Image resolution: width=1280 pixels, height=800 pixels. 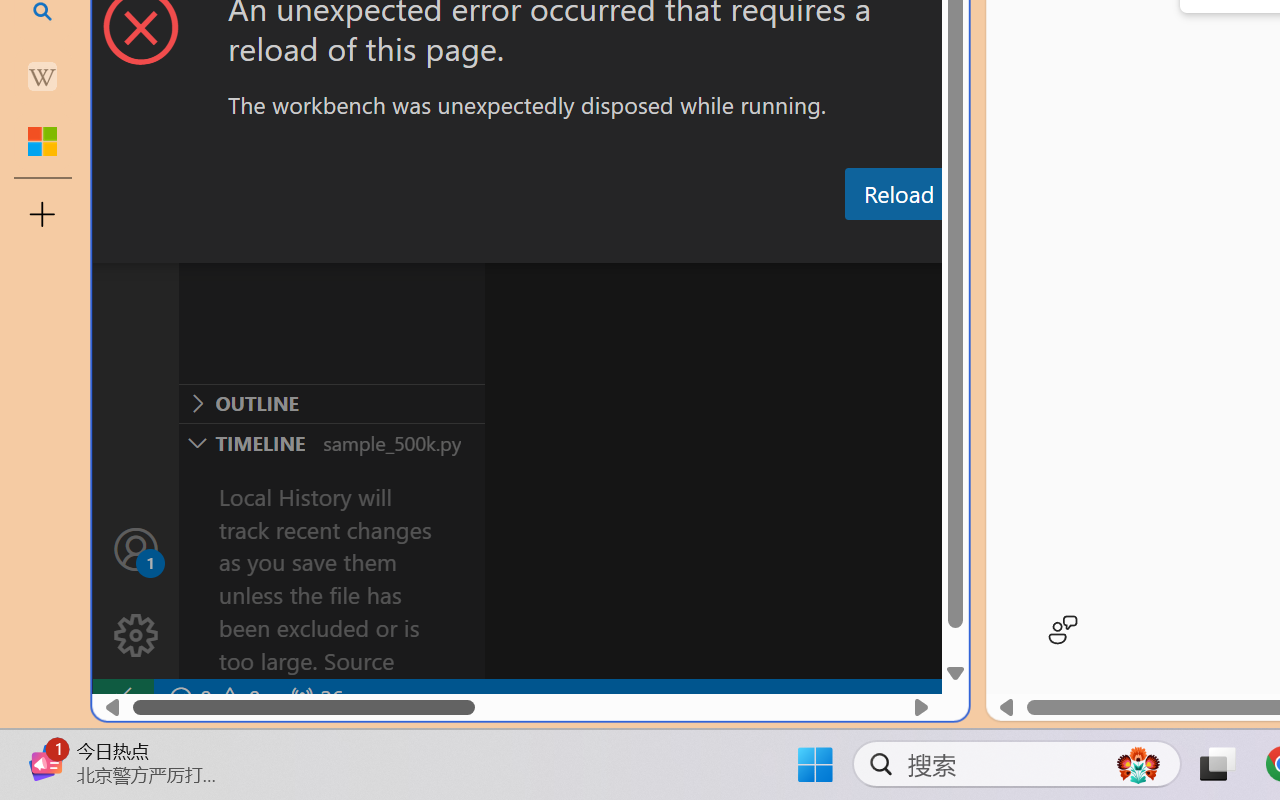 What do you see at coordinates (213, 698) in the screenshot?
I see `'No Problems'` at bounding box center [213, 698].